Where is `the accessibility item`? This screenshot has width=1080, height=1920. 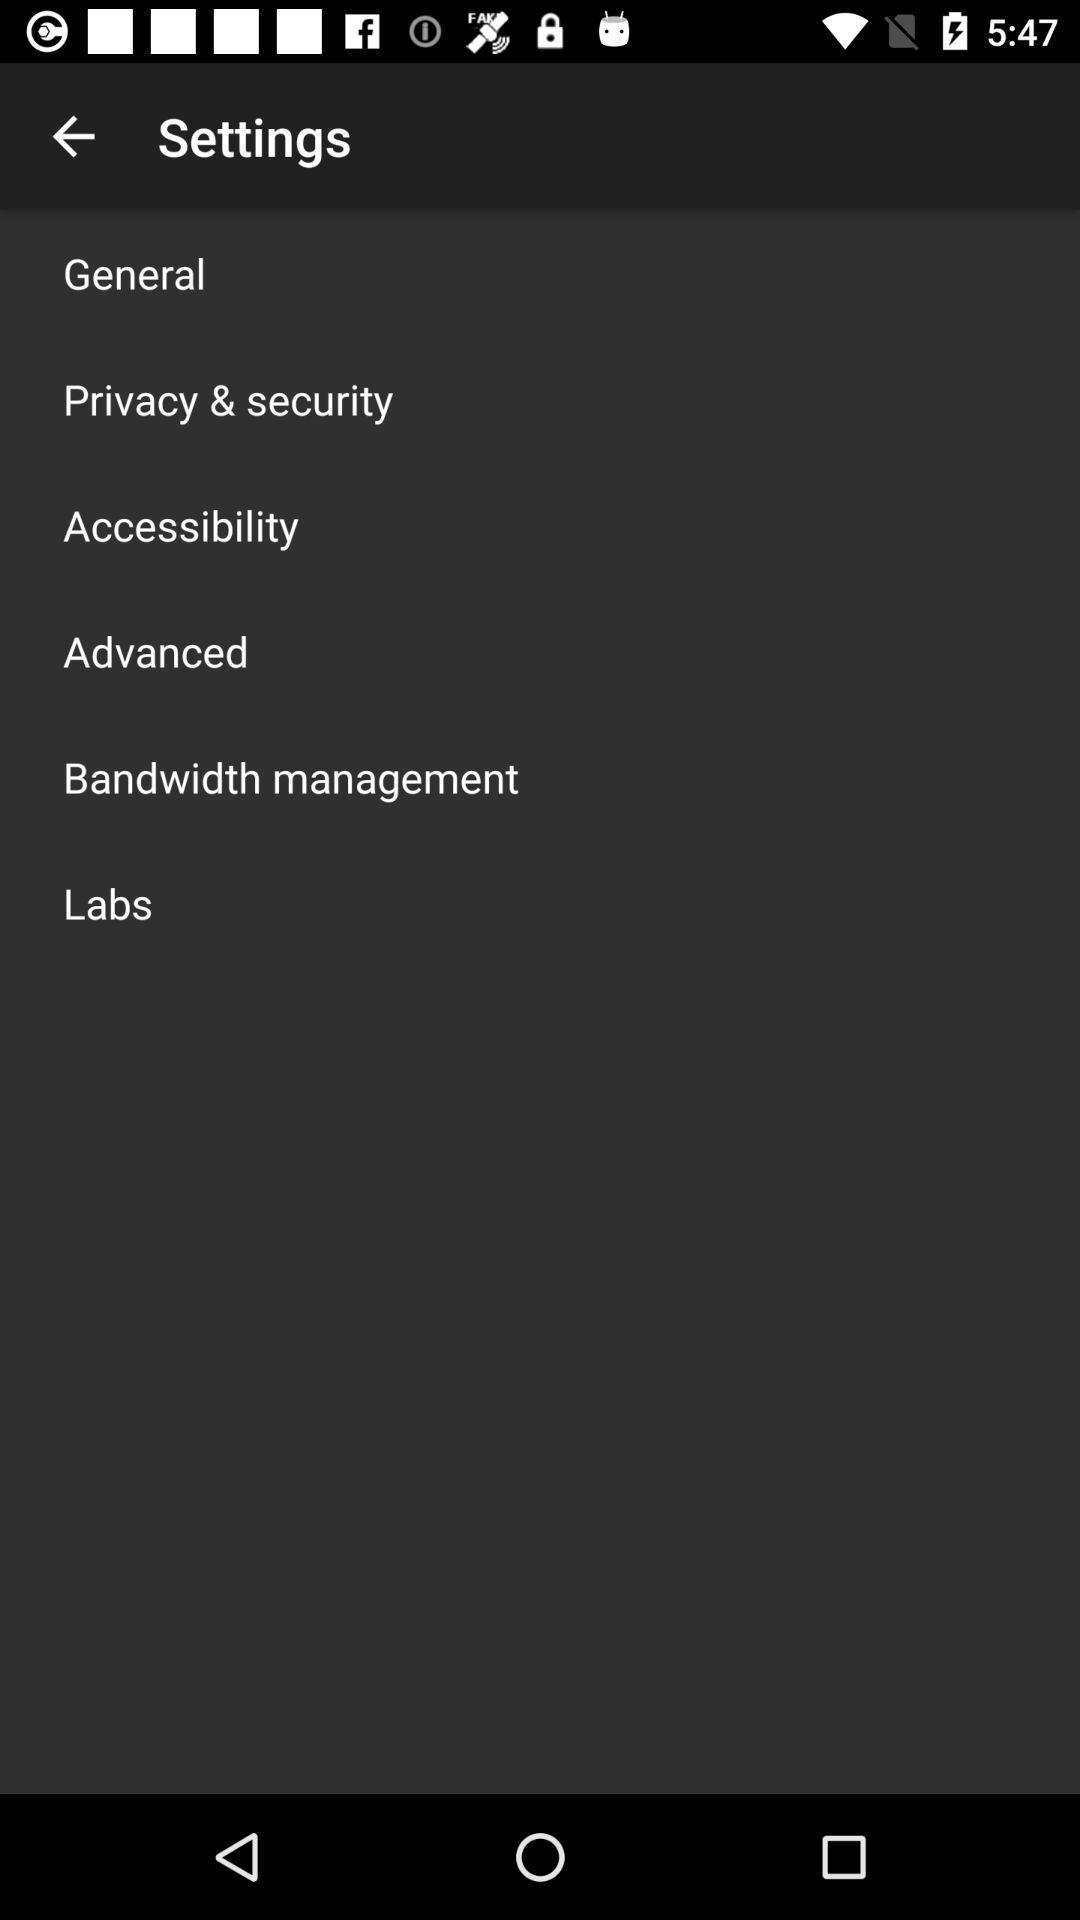 the accessibility item is located at coordinates (181, 524).